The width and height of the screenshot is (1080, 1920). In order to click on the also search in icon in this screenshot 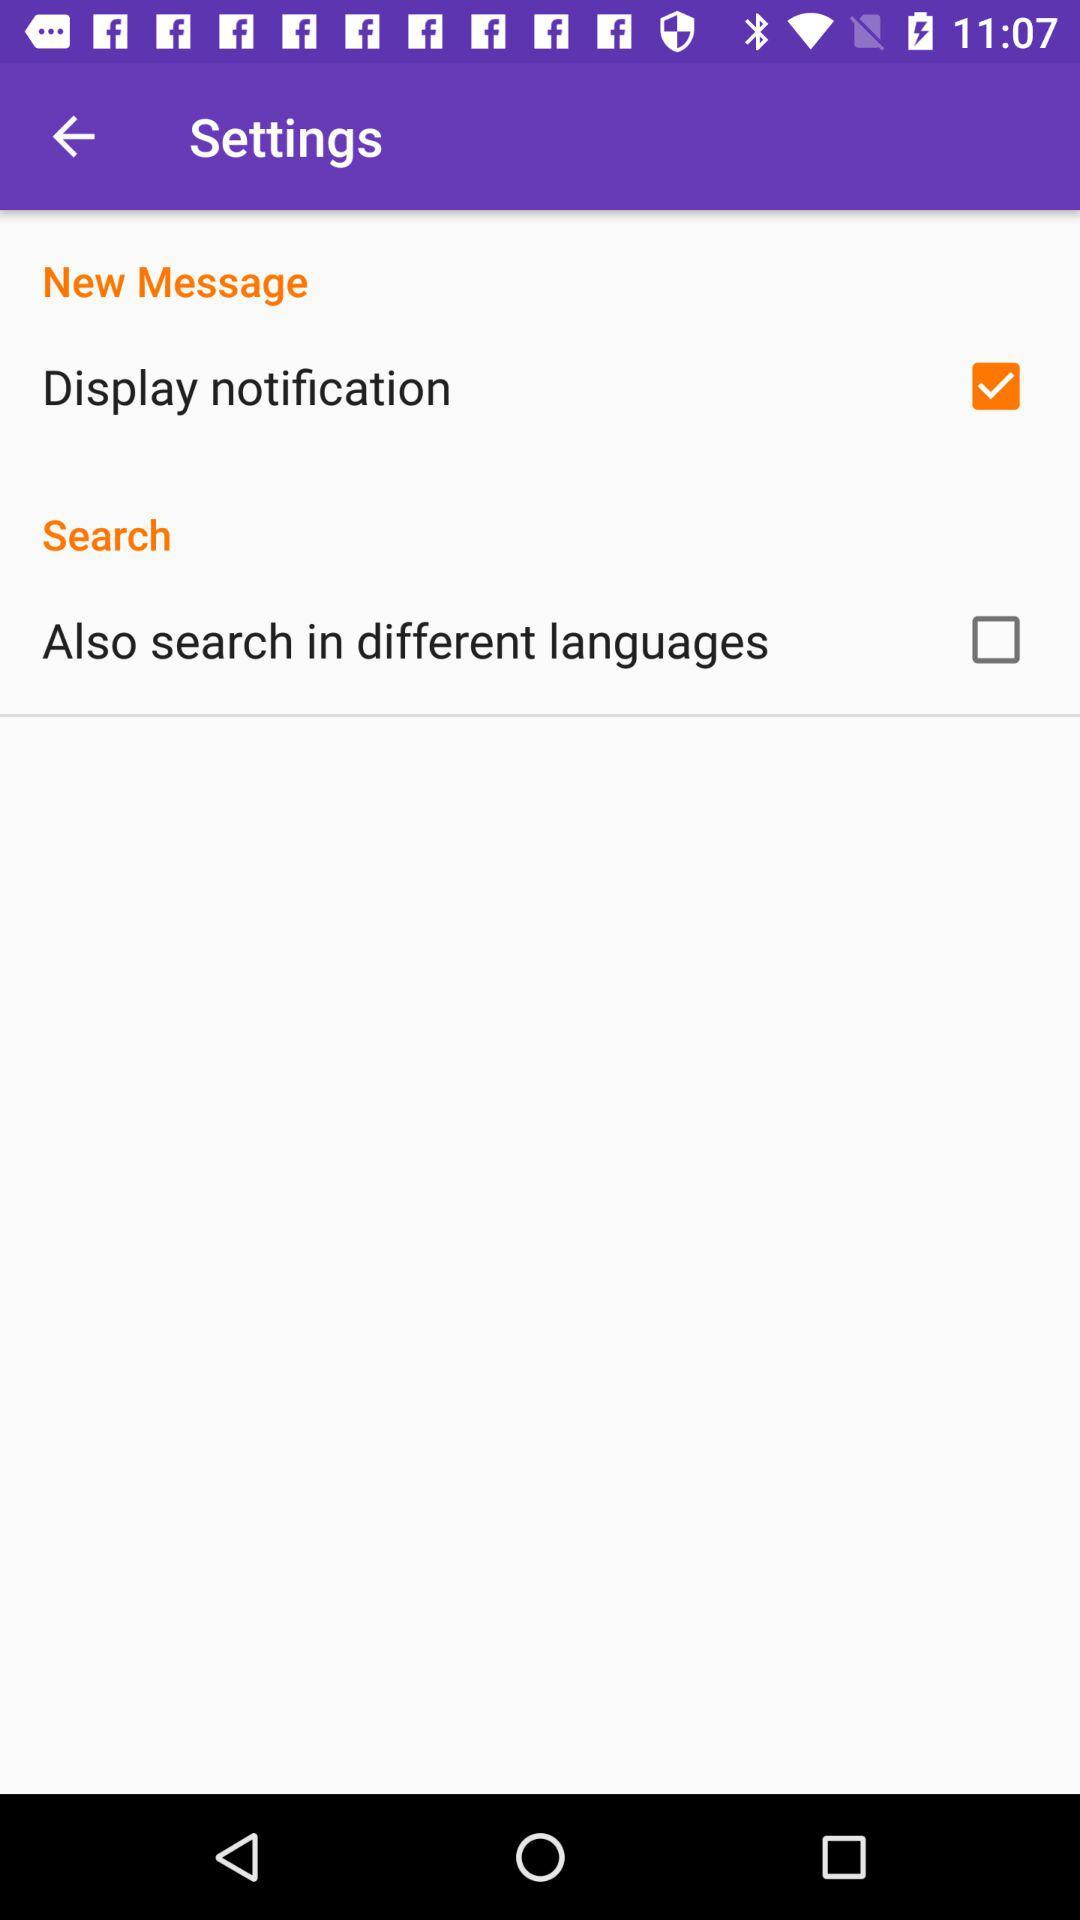, I will do `click(405, 638)`.